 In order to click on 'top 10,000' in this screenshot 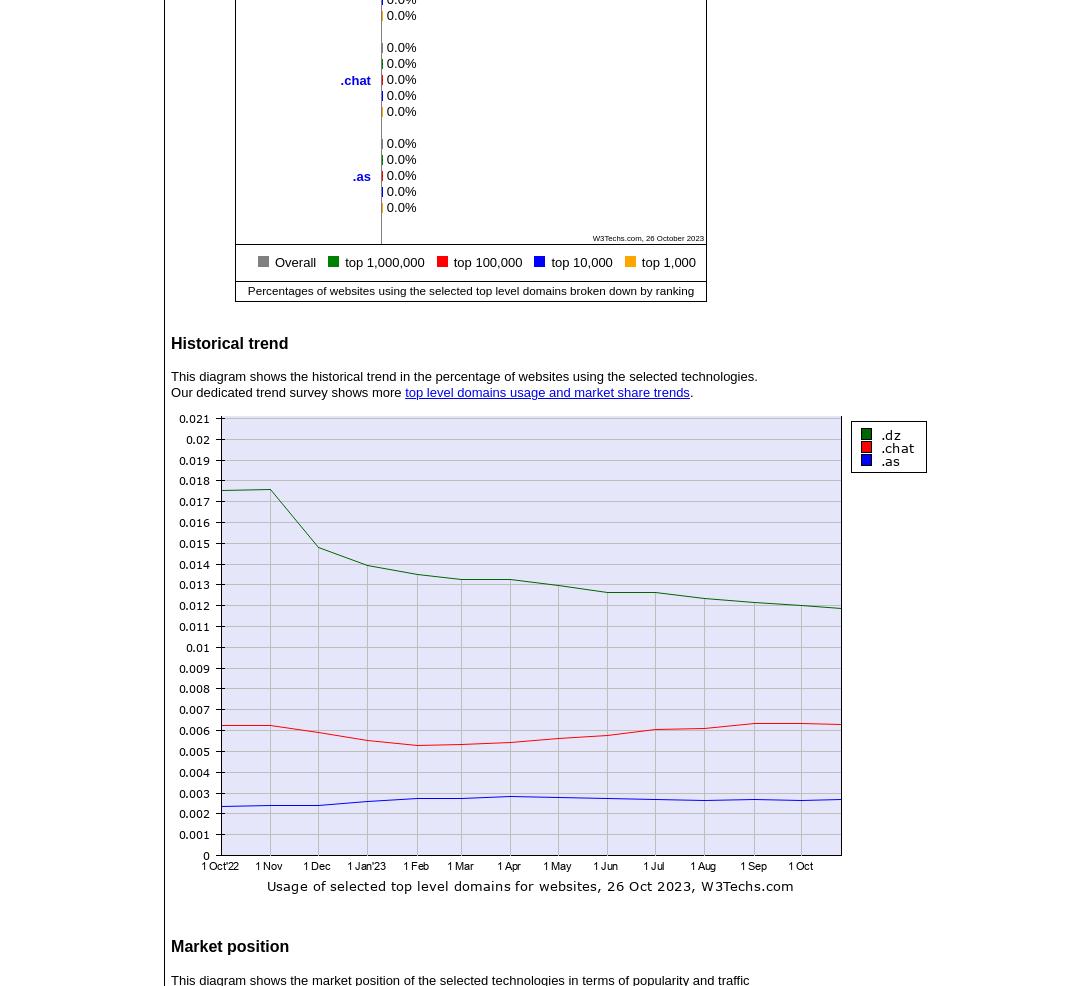, I will do `click(581, 261)`.